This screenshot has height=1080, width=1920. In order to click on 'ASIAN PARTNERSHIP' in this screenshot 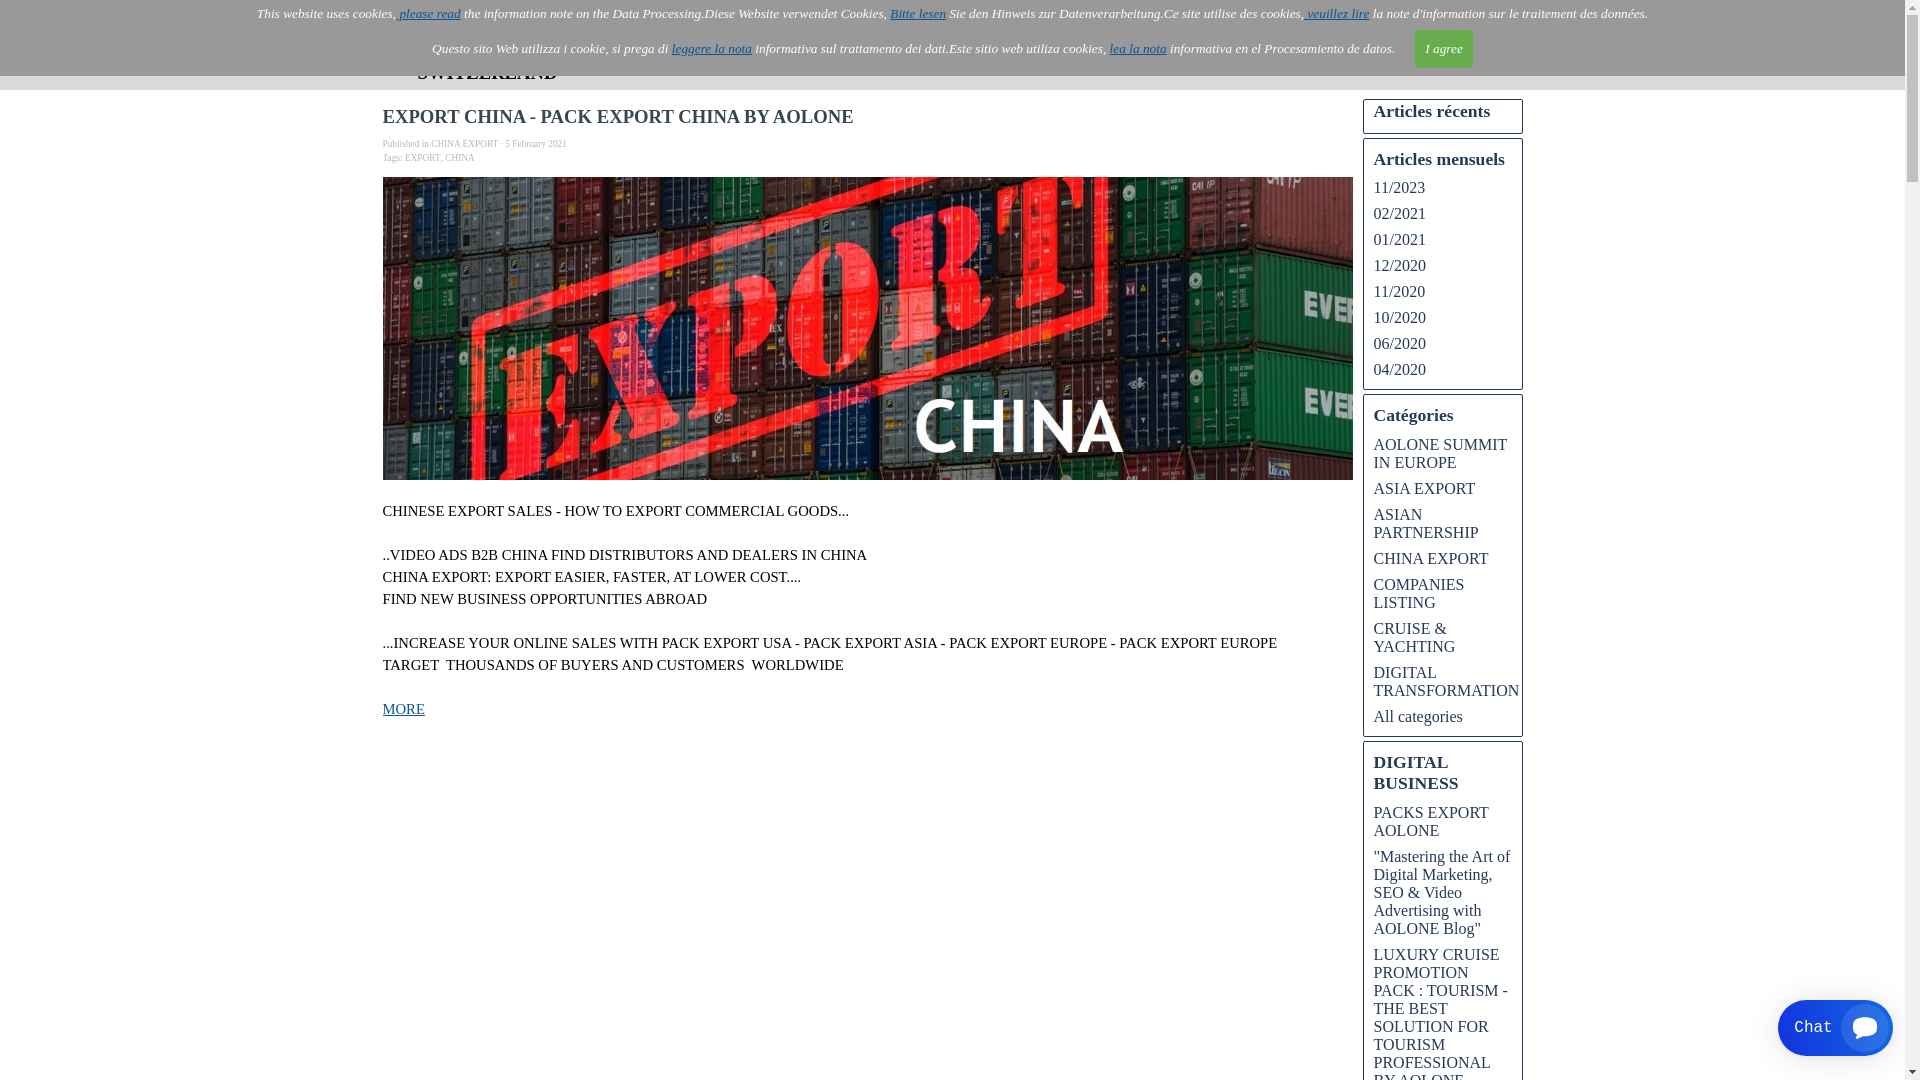, I will do `click(1425, 522)`.